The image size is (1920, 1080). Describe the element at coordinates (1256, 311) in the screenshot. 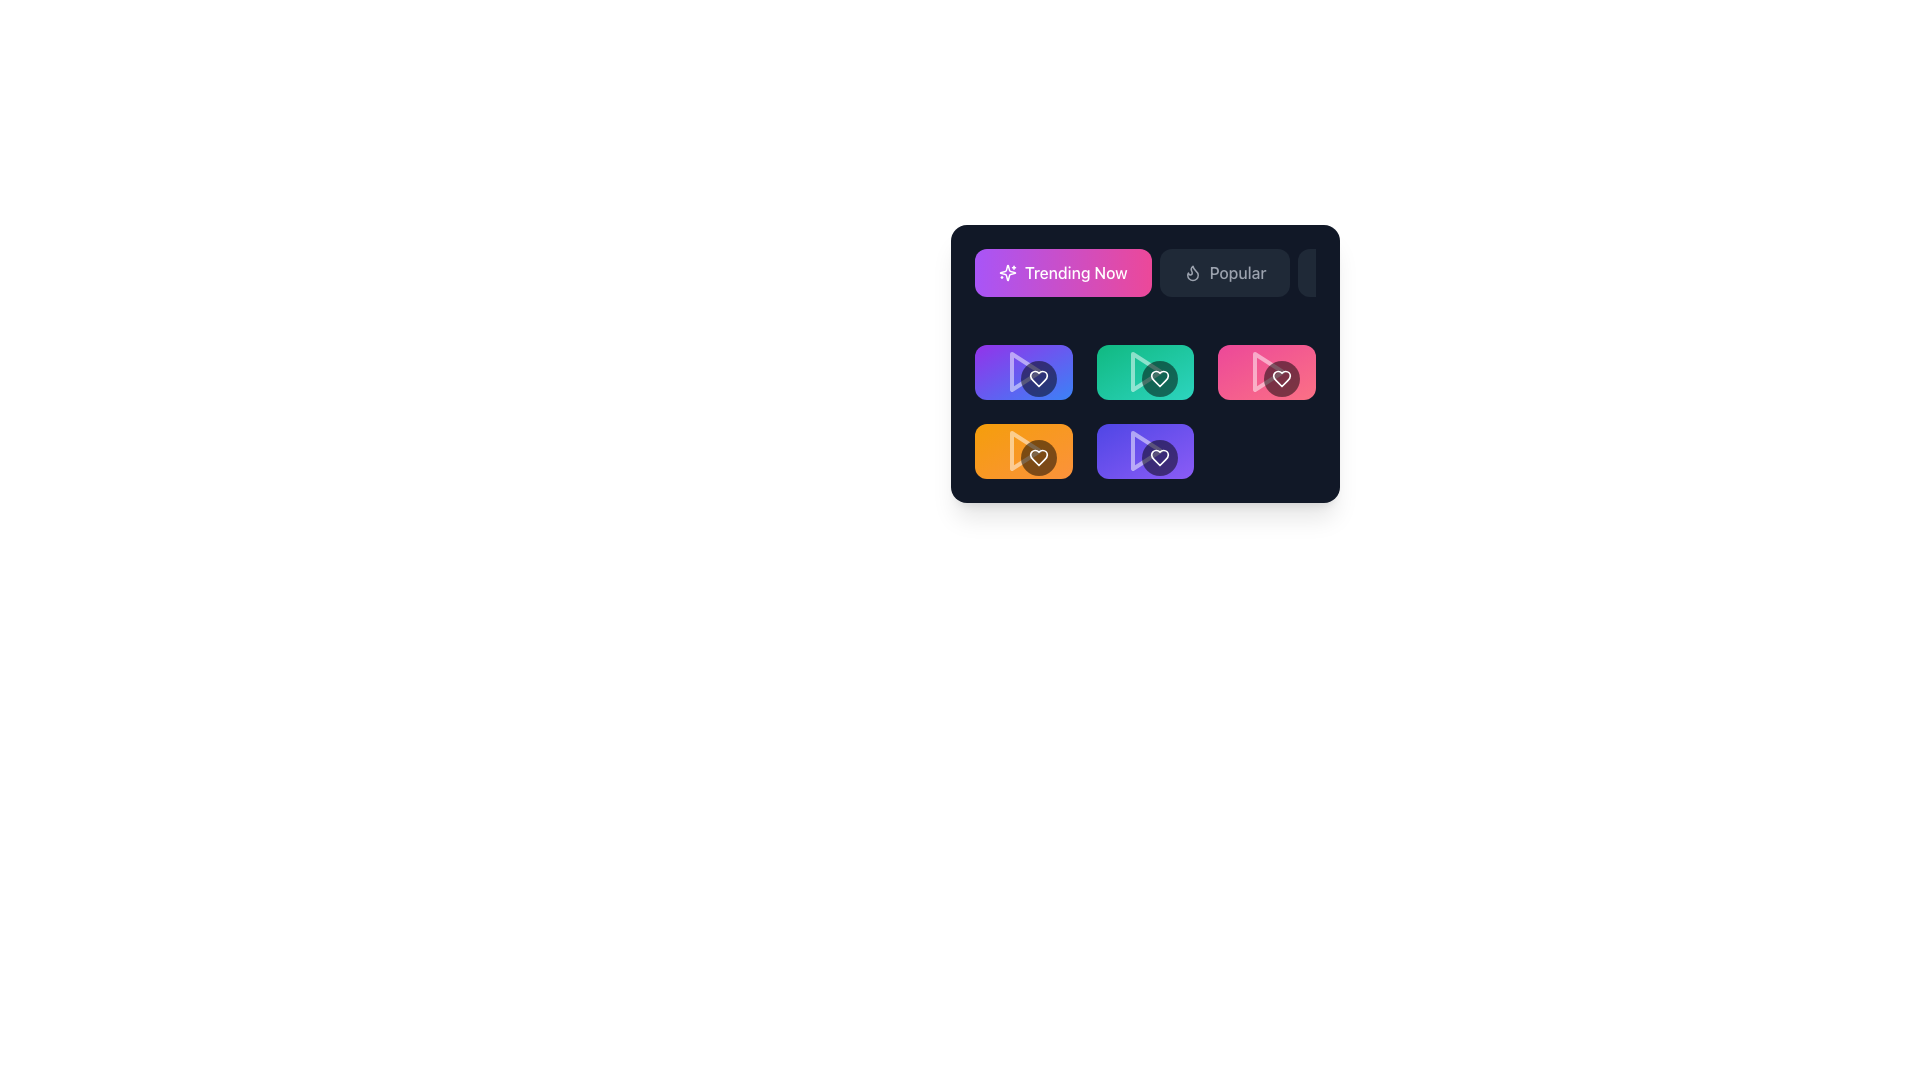

I see `the time duration display element in the top-right area of the interface` at that location.